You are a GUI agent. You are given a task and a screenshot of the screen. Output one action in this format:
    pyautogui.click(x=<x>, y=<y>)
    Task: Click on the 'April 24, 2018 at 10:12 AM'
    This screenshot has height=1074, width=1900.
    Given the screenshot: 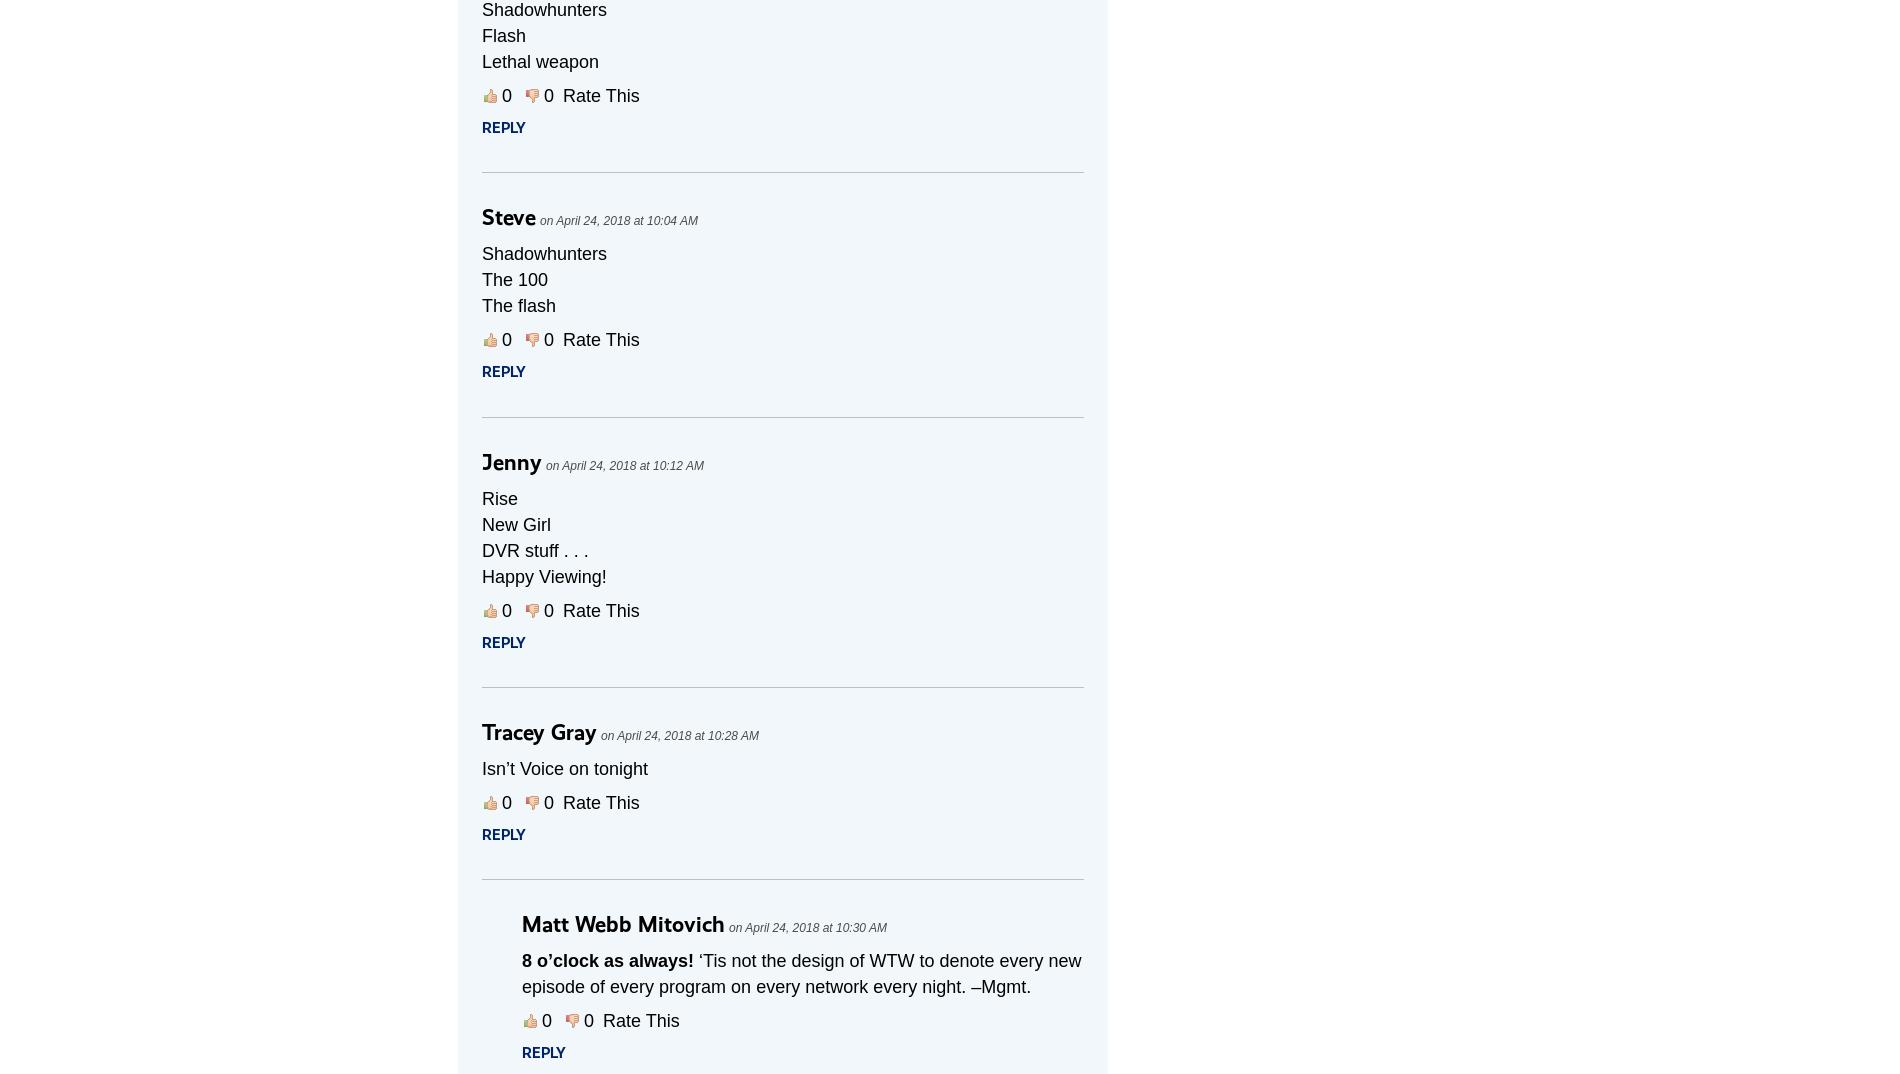 What is the action you would take?
    pyautogui.click(x=632, y=465)
    